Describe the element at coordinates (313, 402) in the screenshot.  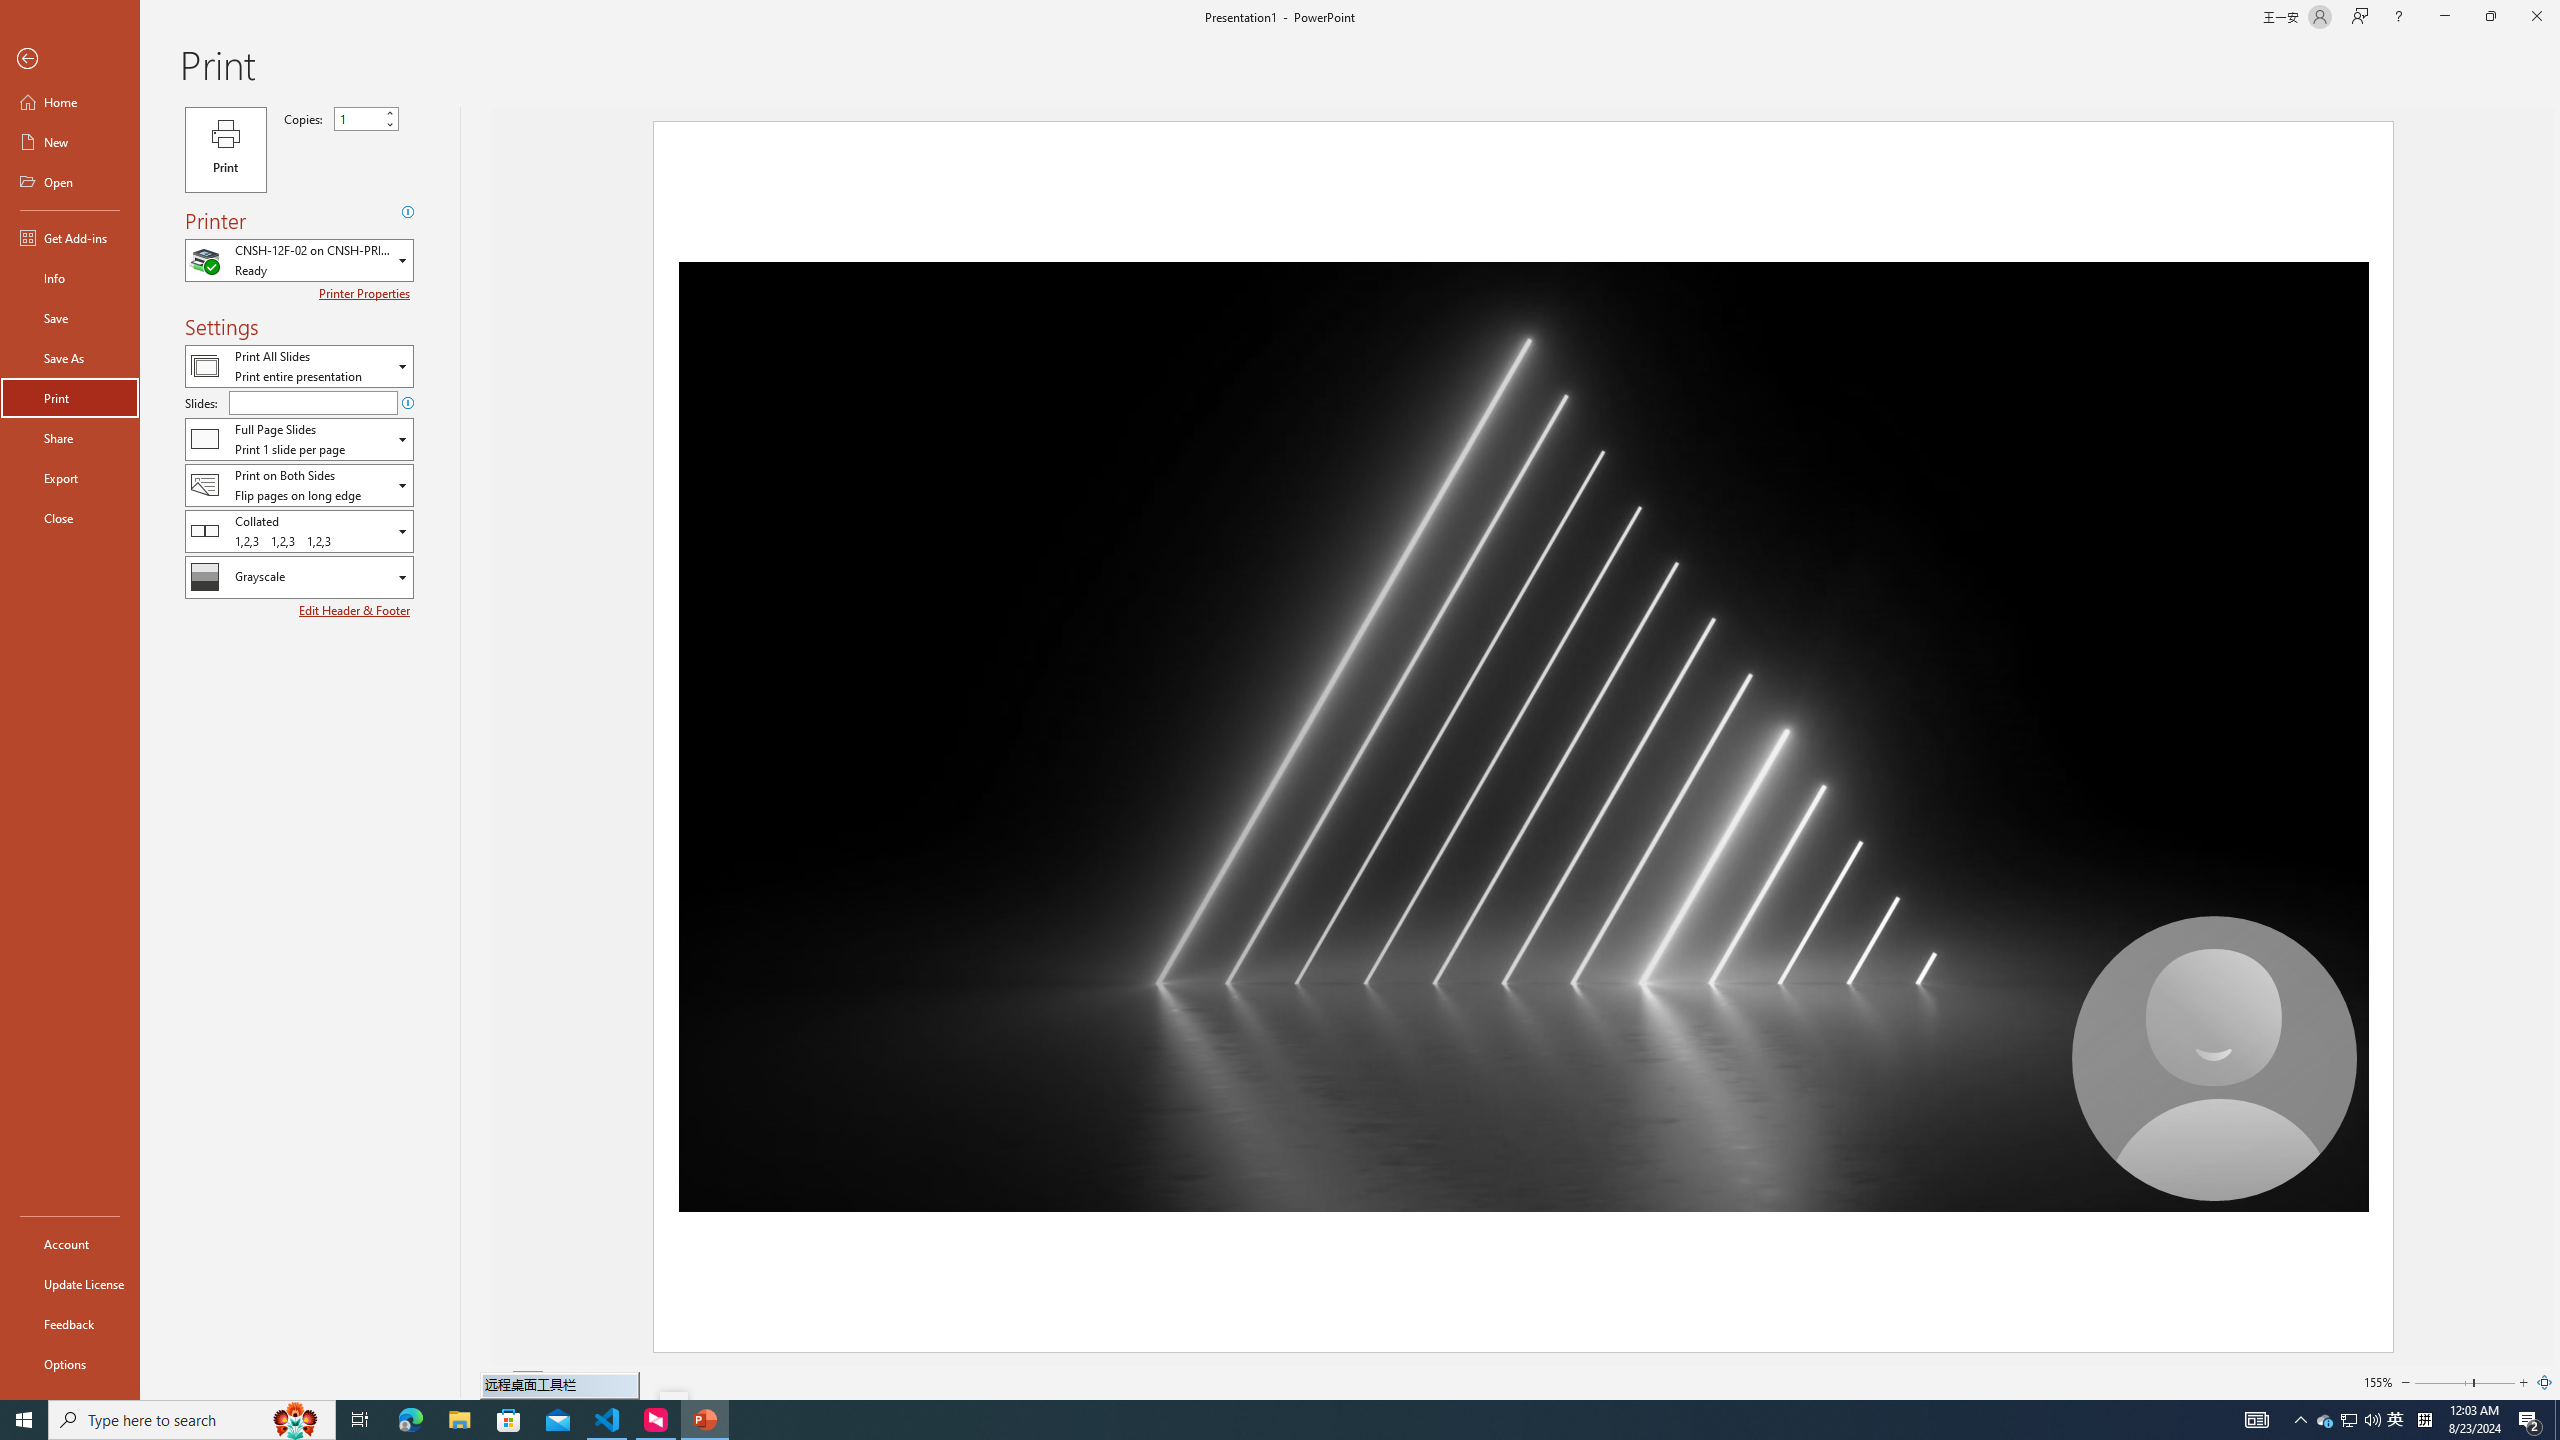
I see `'Slides'` at that location.